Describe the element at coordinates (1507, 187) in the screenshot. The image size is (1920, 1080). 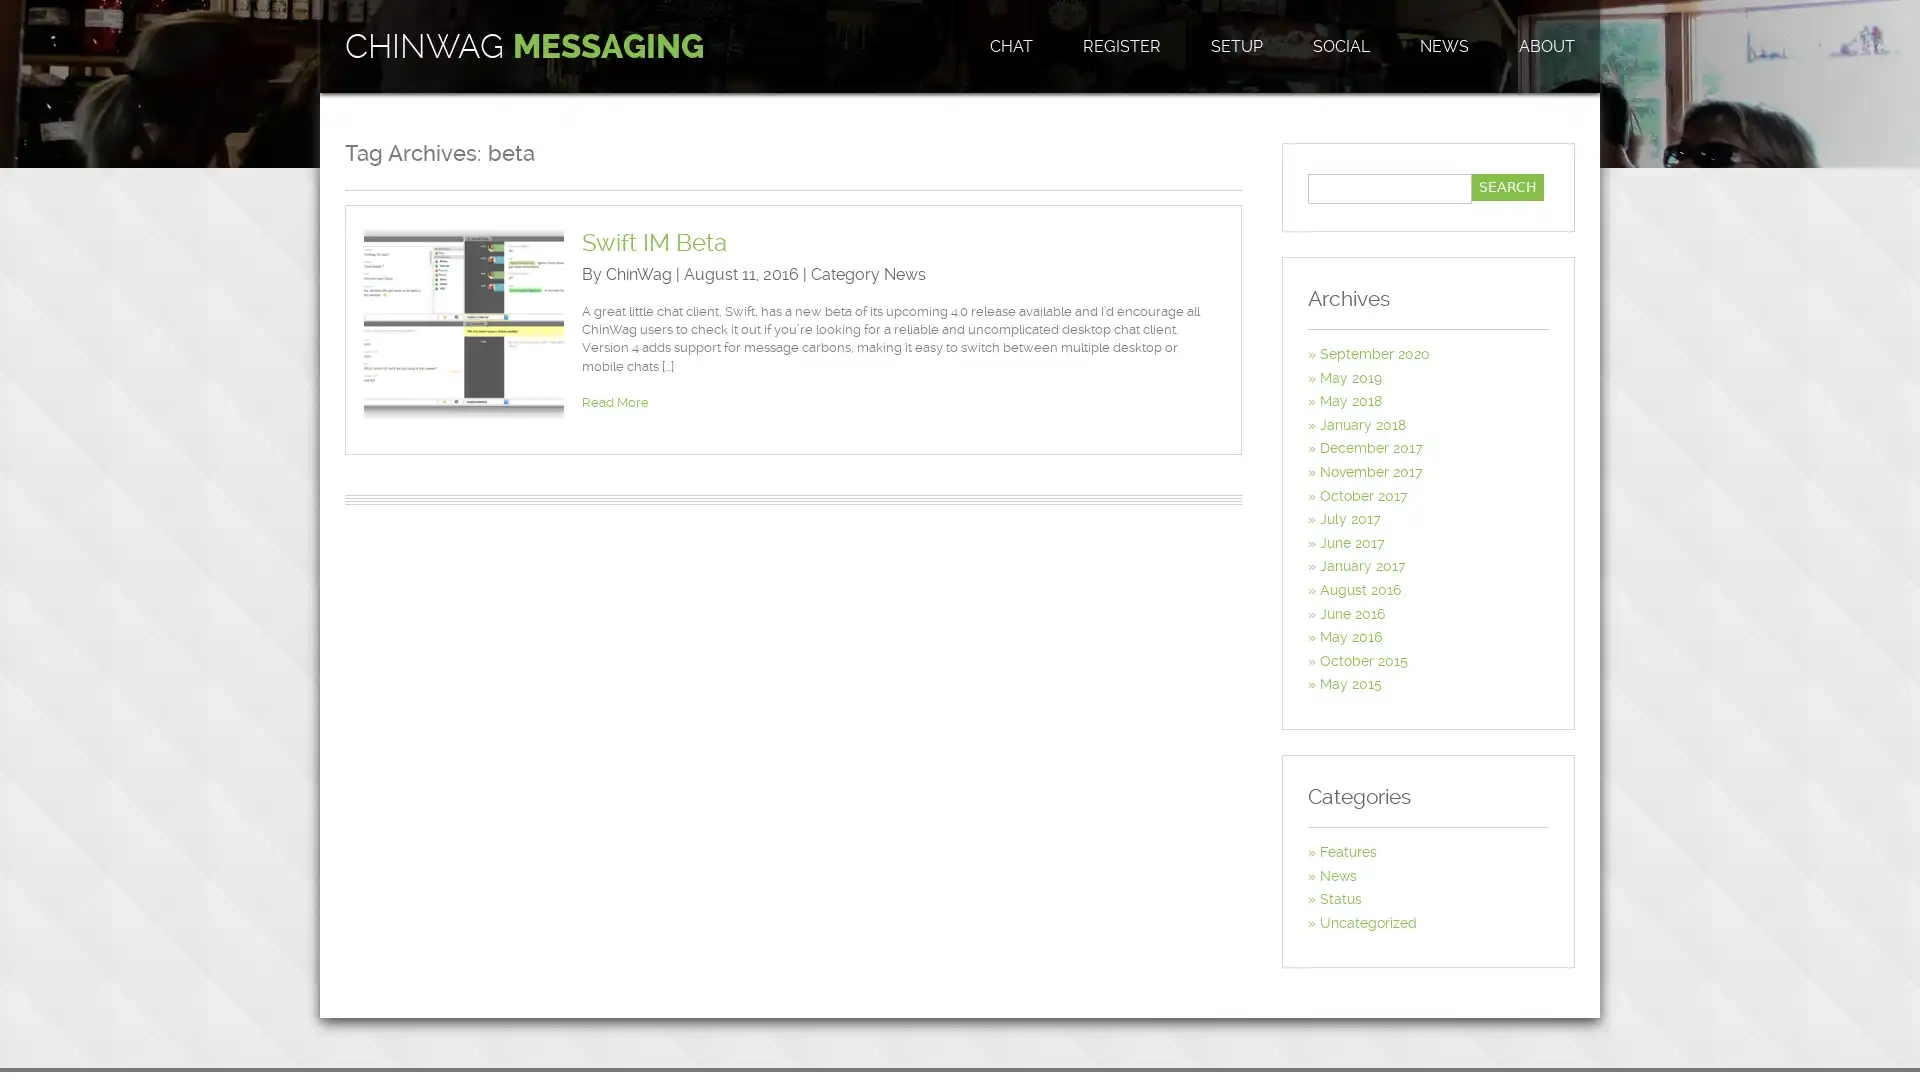
I see `Search` at that location.